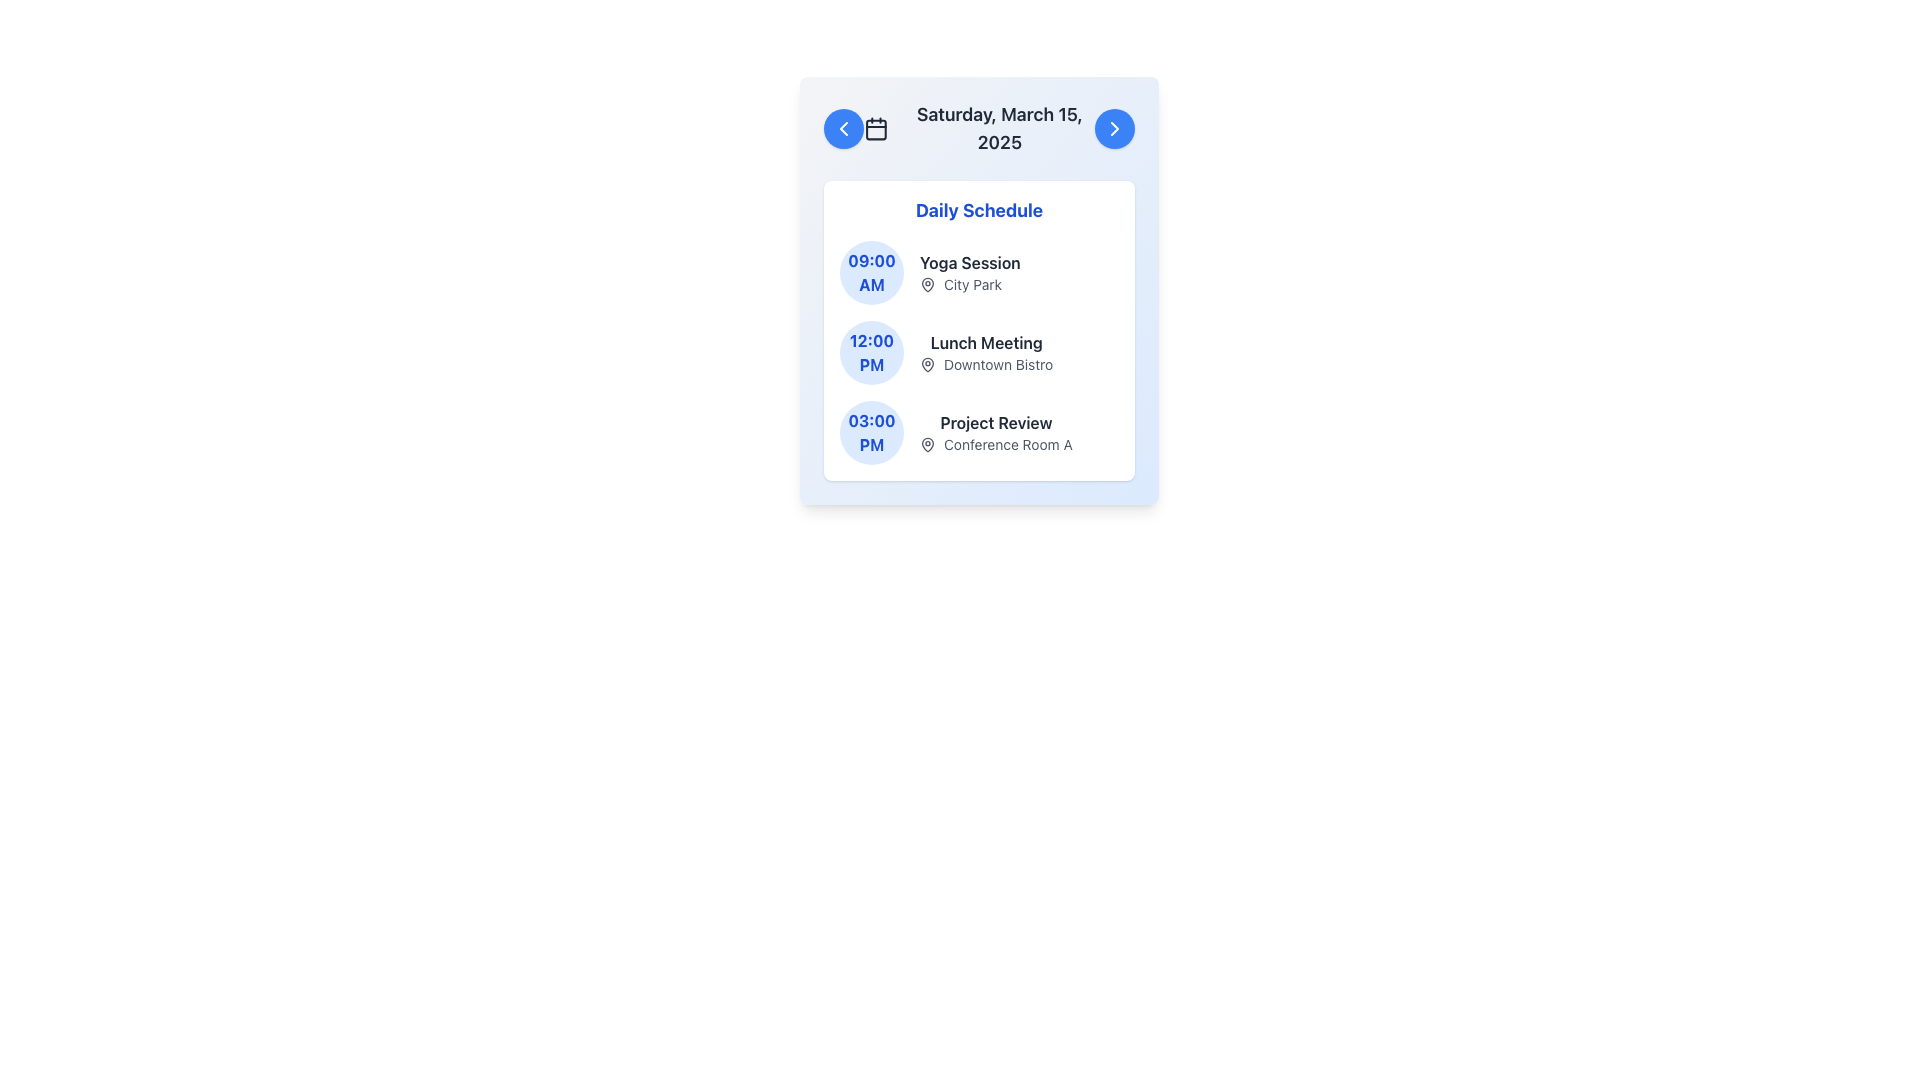  What do you see at coordinates (844, 128) in the screenshot?
I see `the navigation button located in the top-left corner of the modal interface, positioned to the left of the calendar icon and above the schedule content, to trigger the hover effect` at bounding box center [844, 128].